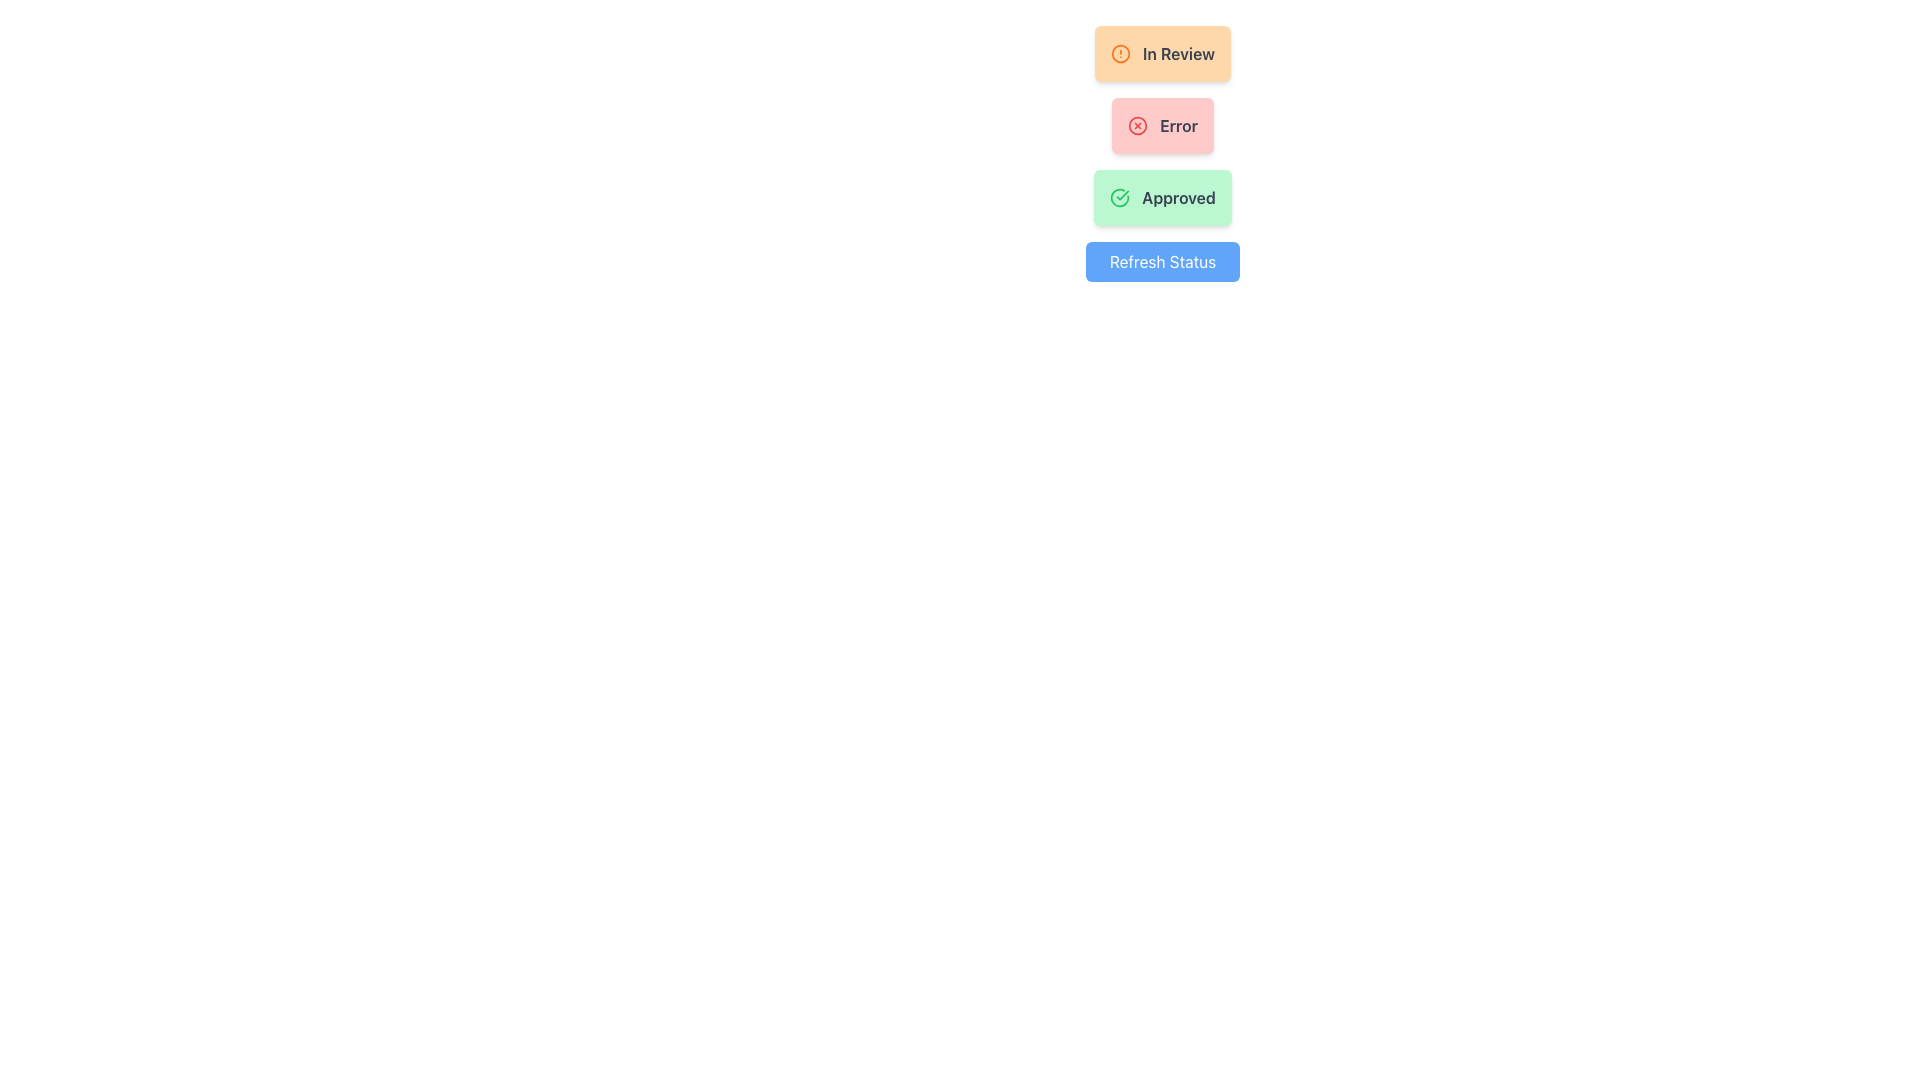 Image resolution: width=1920 pixels, height=1080 pixels. I want to click on the non-interactive Notification box indicating an 'Error' state, which is positioned below the 'In Review' button and above the 'Approved' button, so click(1162, 126).